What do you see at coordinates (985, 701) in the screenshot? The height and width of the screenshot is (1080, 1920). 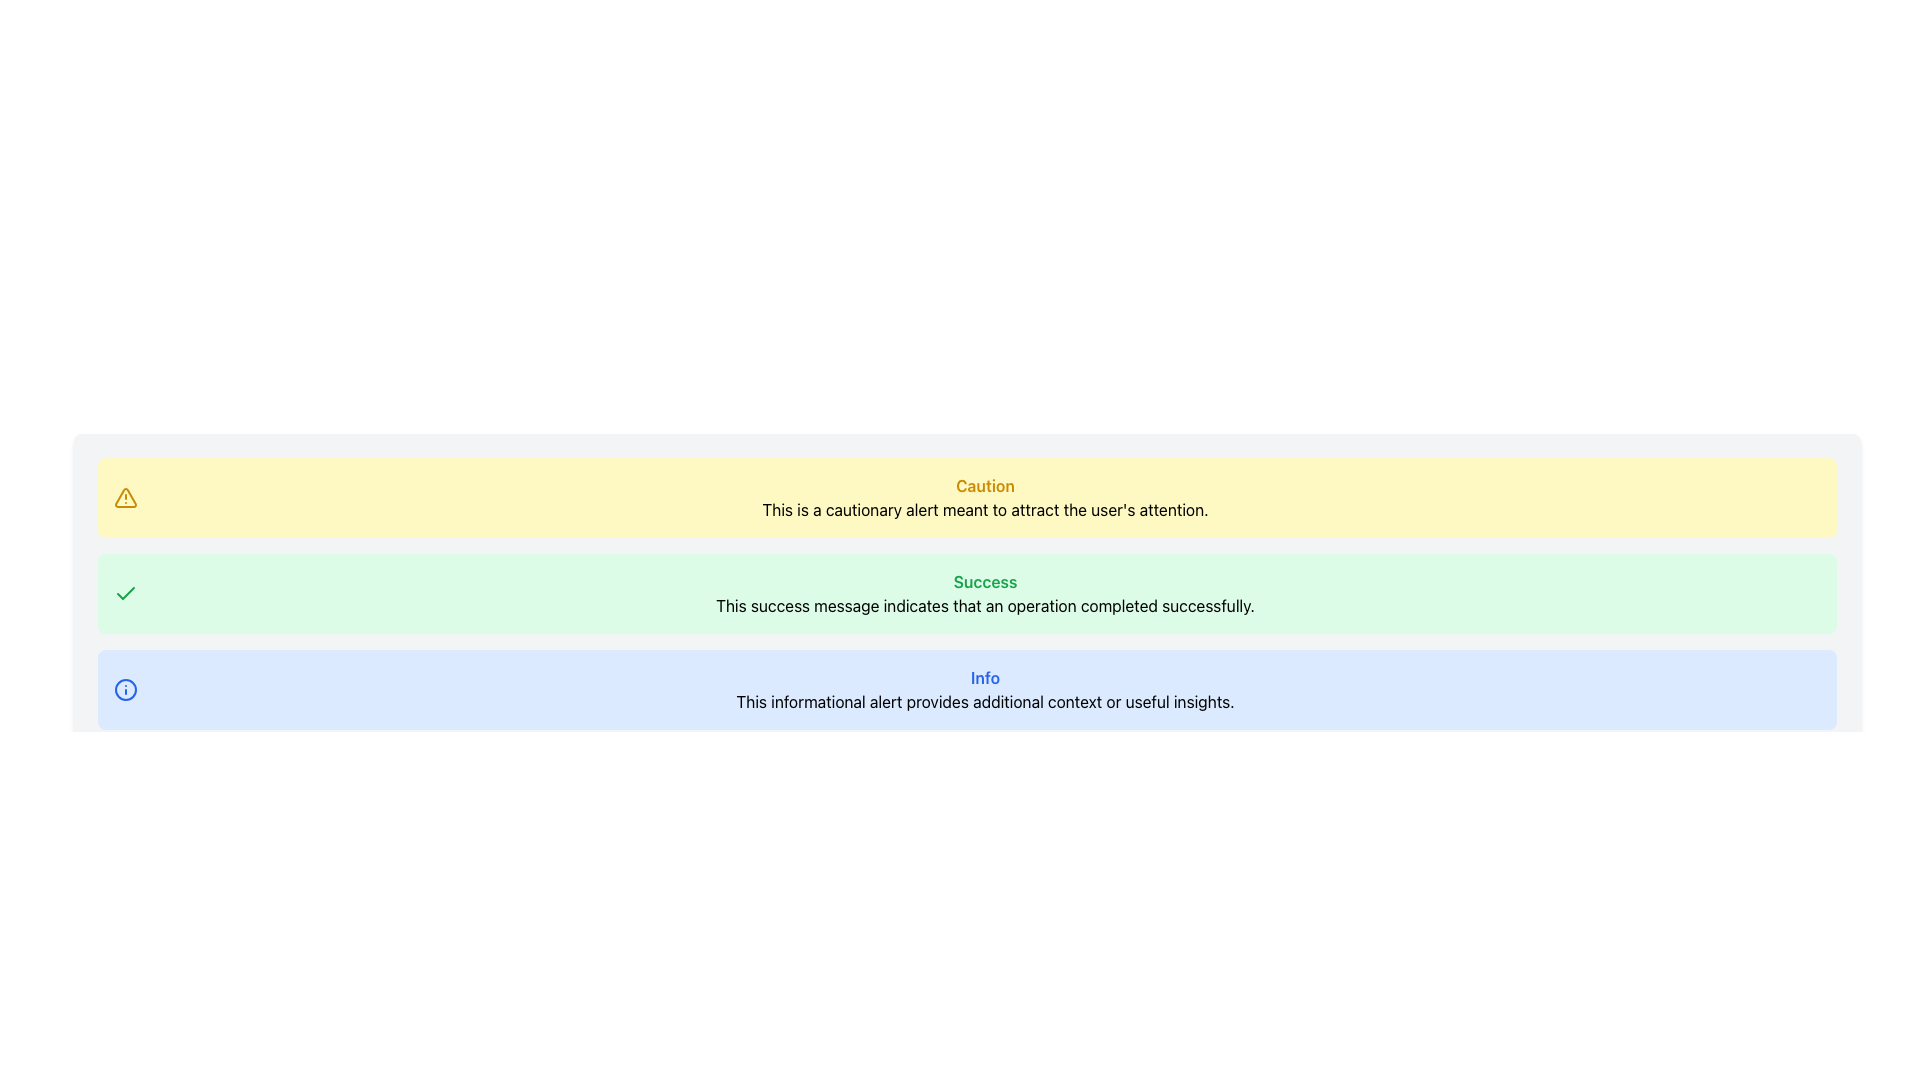 I see `the Text Display element that shows the message 'This informational alert provides additional context or useful insights' which is located beneath the bold label 'Info'` at bounding box center [985, 701].